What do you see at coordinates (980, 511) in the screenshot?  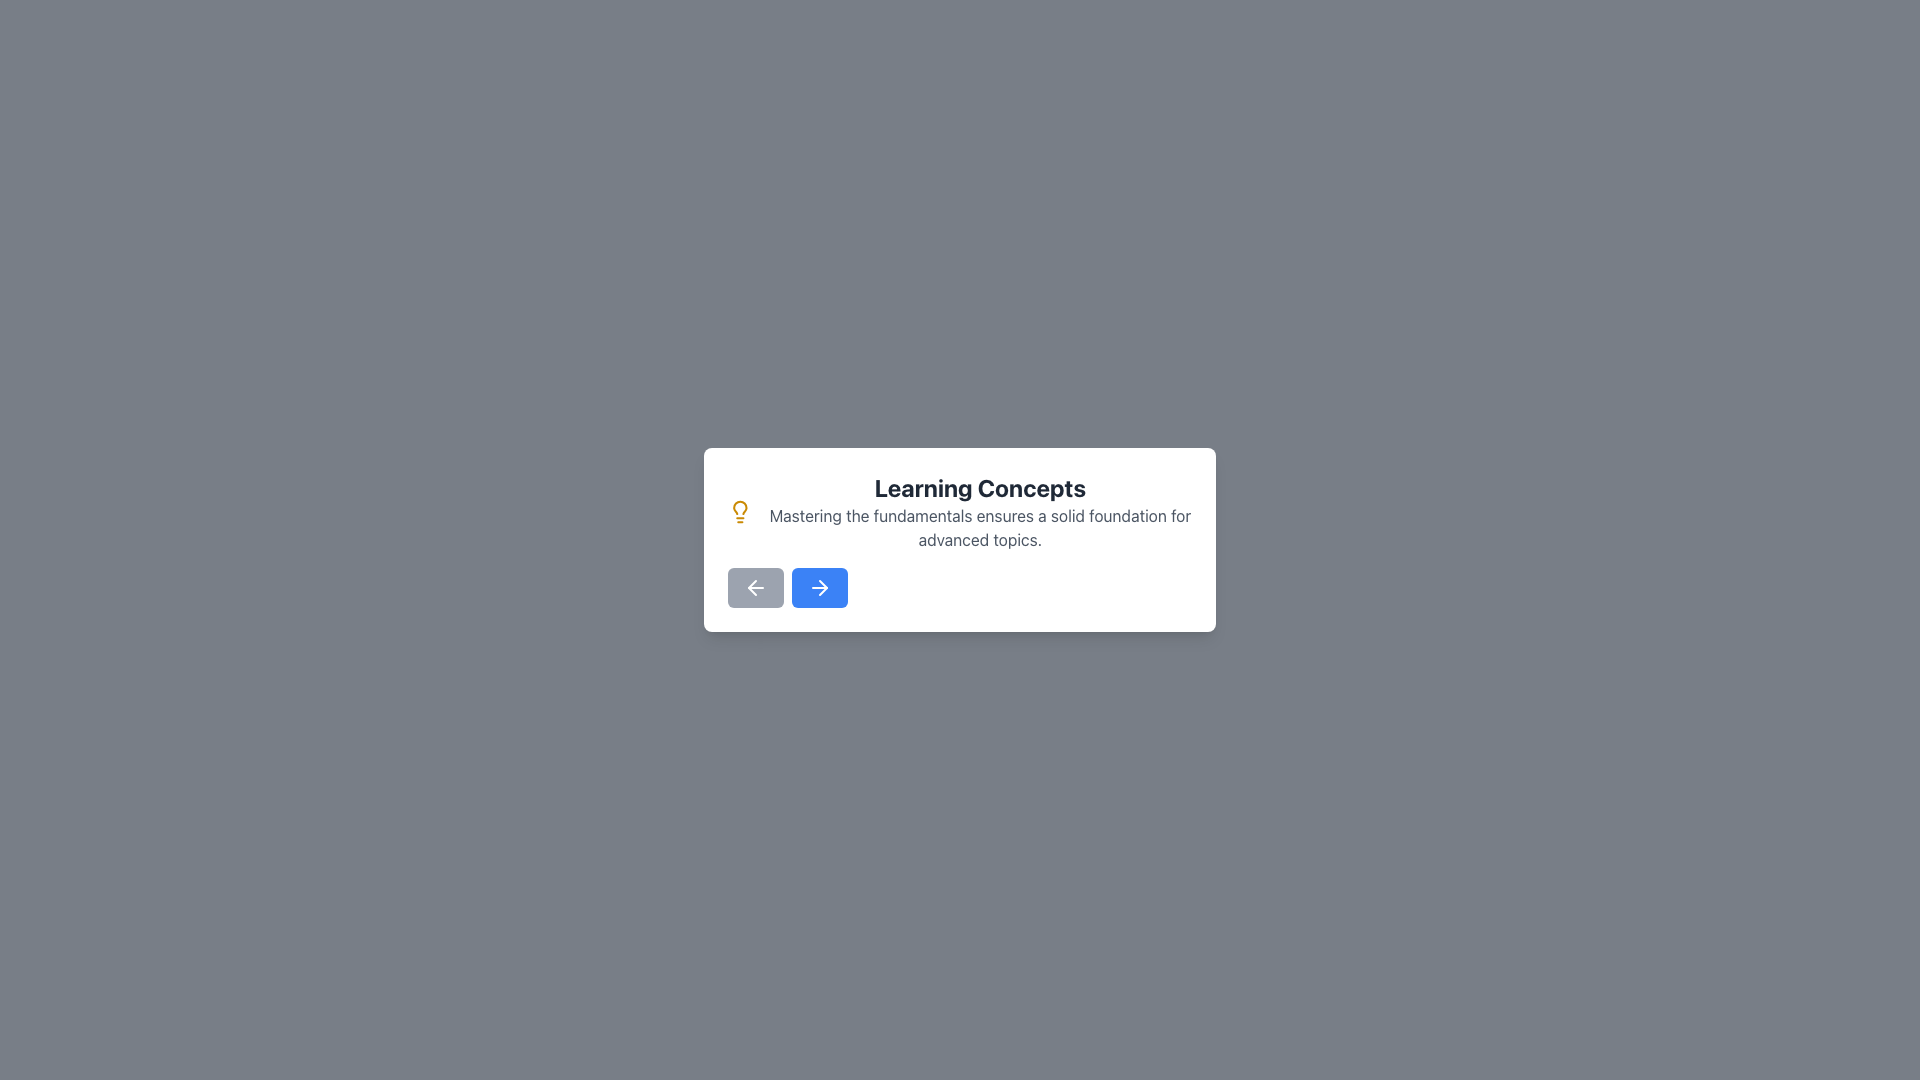 I see `the Textual Display Element that presents the concept header 'Learning Concepts' and its informative statement about mastering fundamentals` at bounding box center [980, 511].